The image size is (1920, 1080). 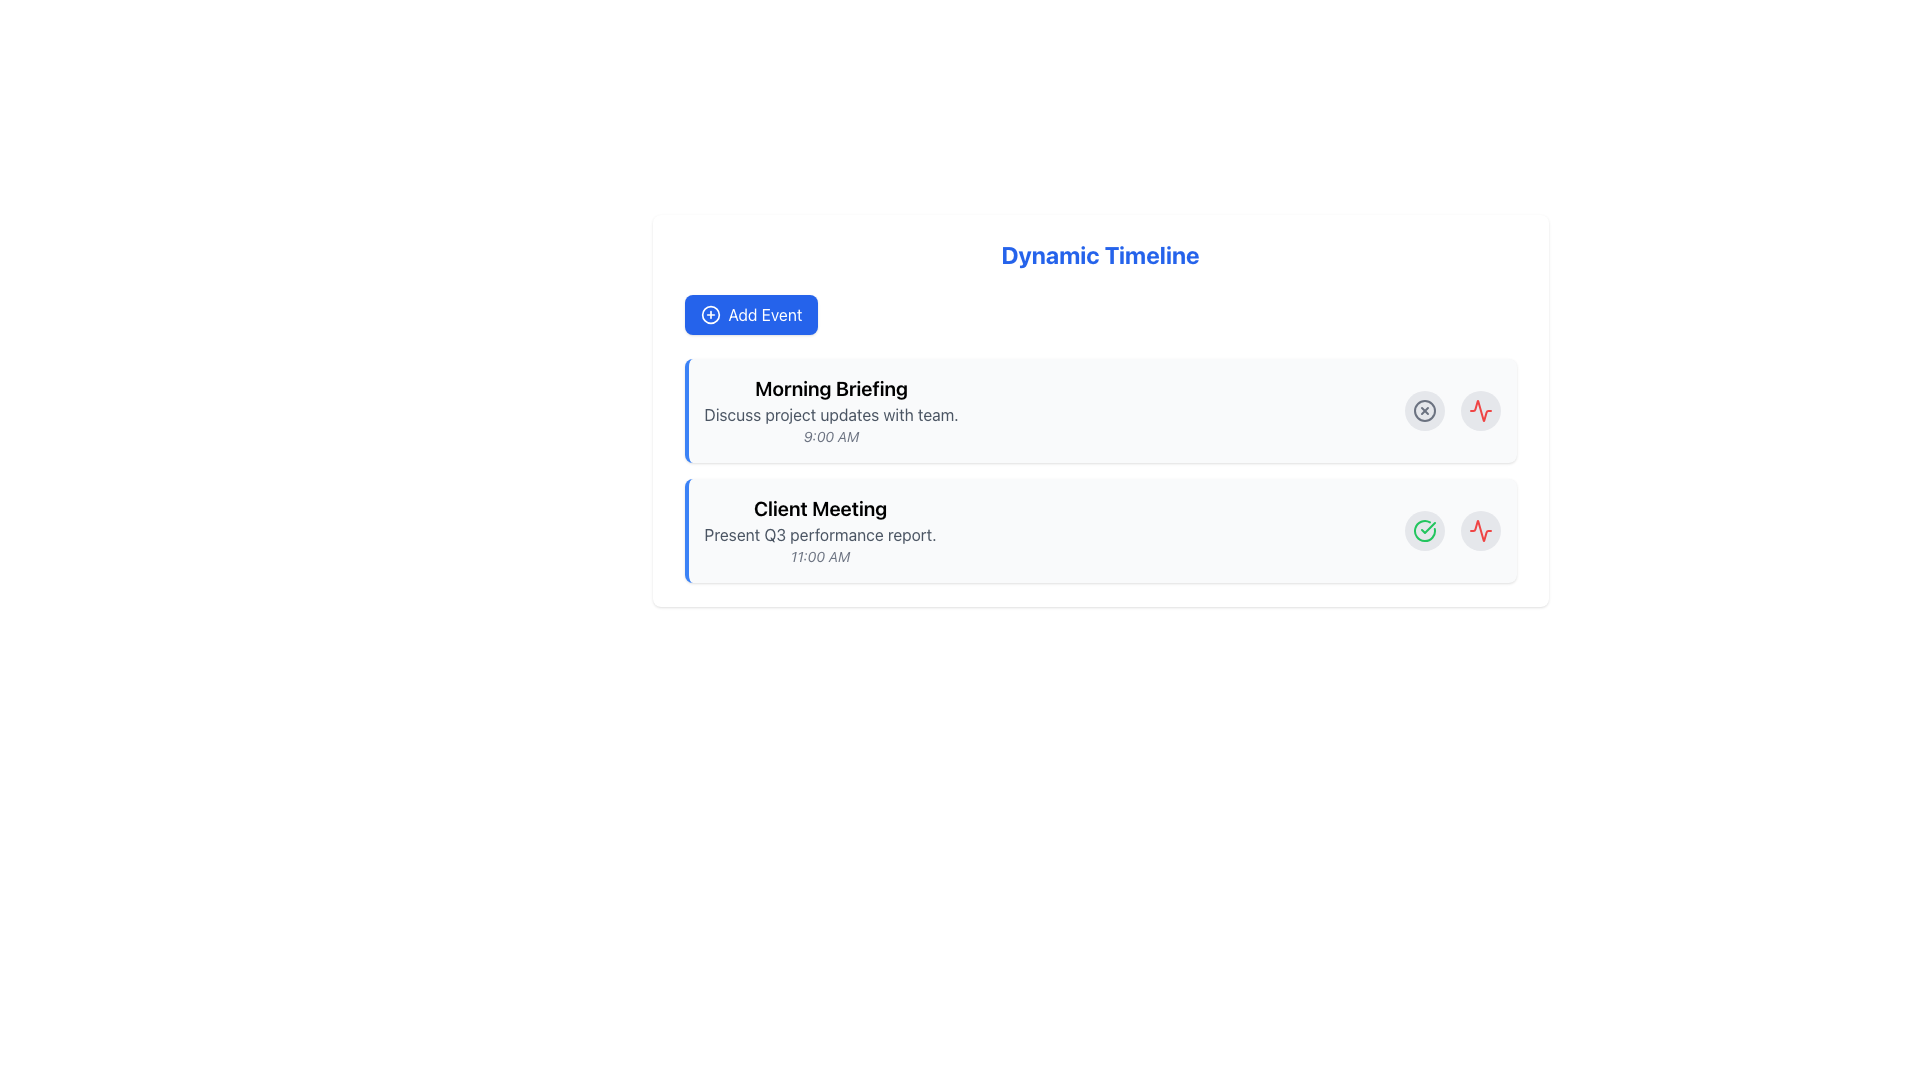 I want to click on the static text element stating 'Discuss project updates with team.' which is located below the title 'Morning Briefing' and above the time indicator '9:00 AM', so click(x=831, y=414).